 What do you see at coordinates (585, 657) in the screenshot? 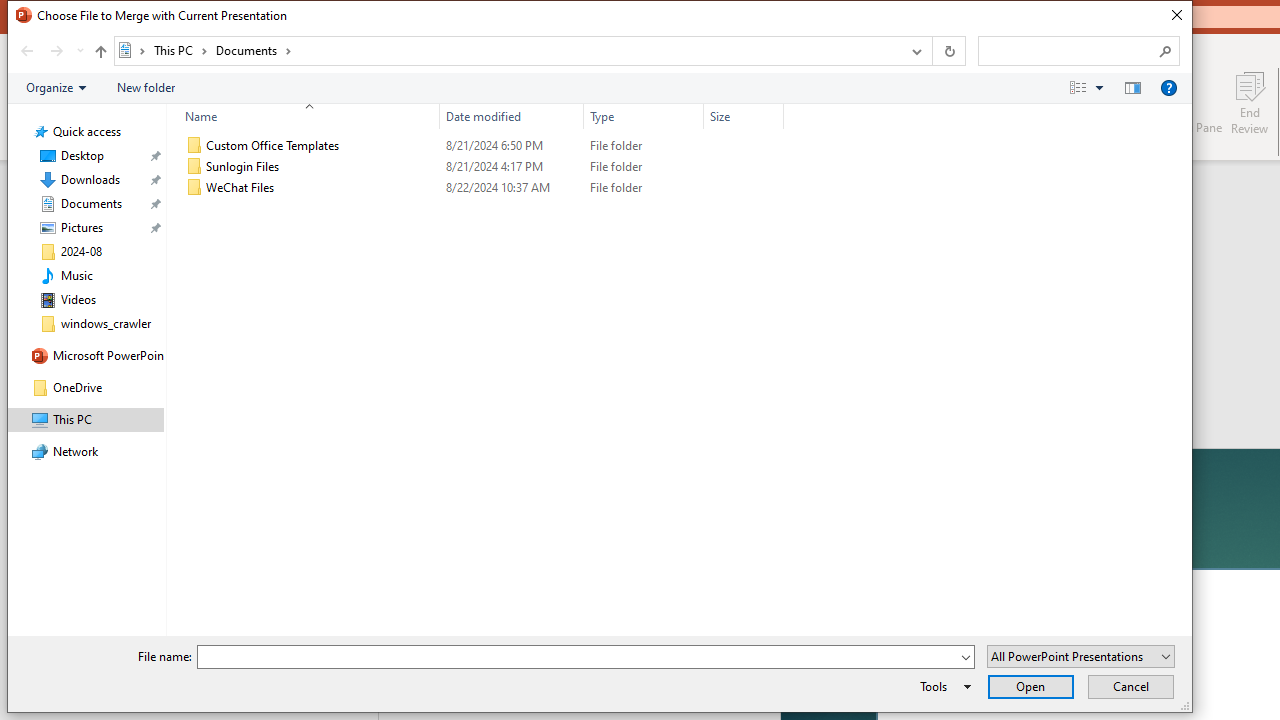
I see `'File name:'` at bounding box center [585, 657].